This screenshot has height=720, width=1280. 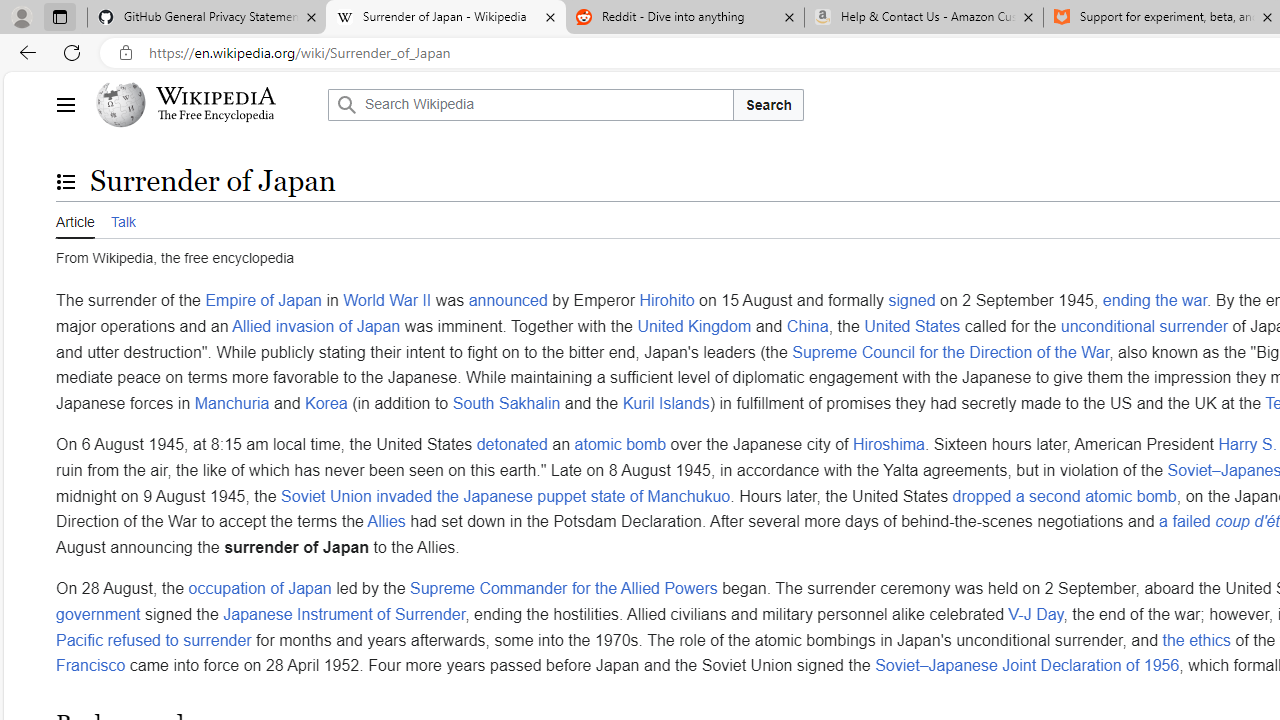 I want to click on 'Allies', so click(x=386, y=521).